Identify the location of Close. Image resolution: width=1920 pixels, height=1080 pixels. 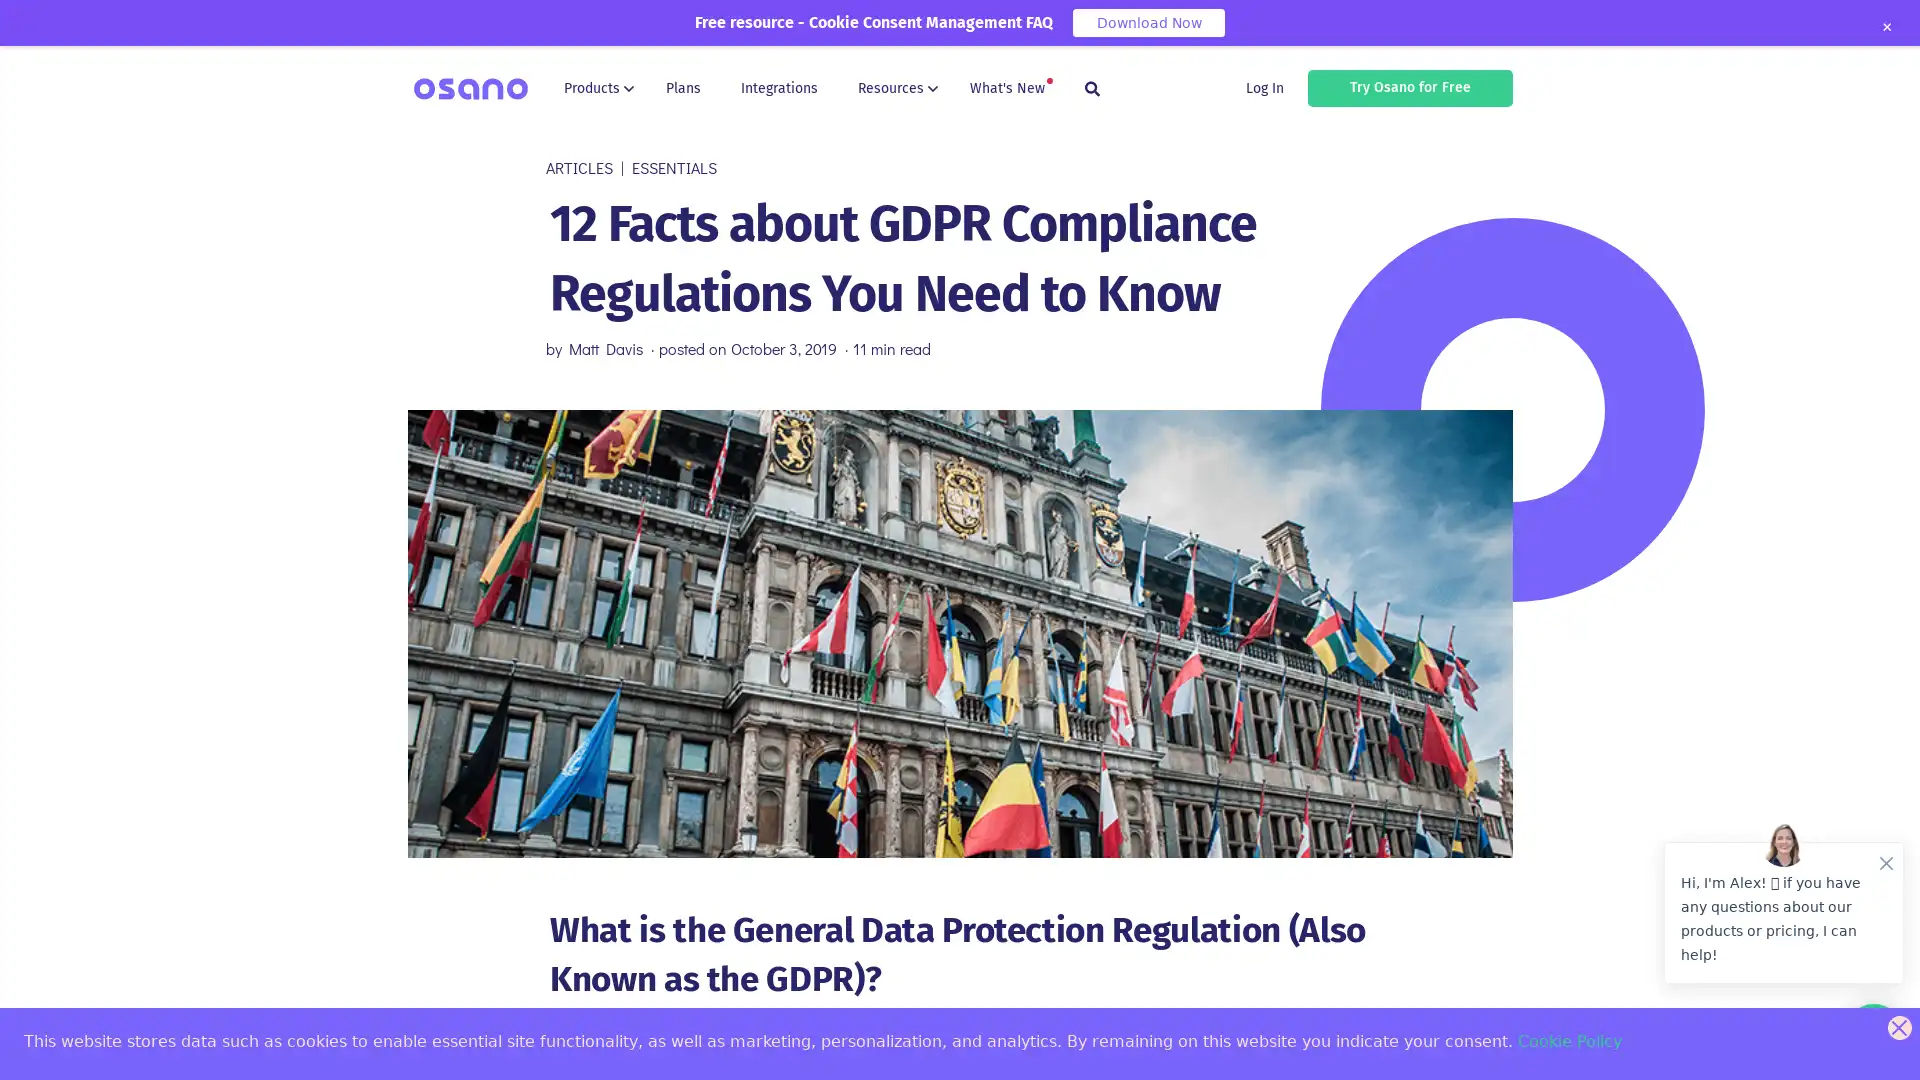
(1885, 27).